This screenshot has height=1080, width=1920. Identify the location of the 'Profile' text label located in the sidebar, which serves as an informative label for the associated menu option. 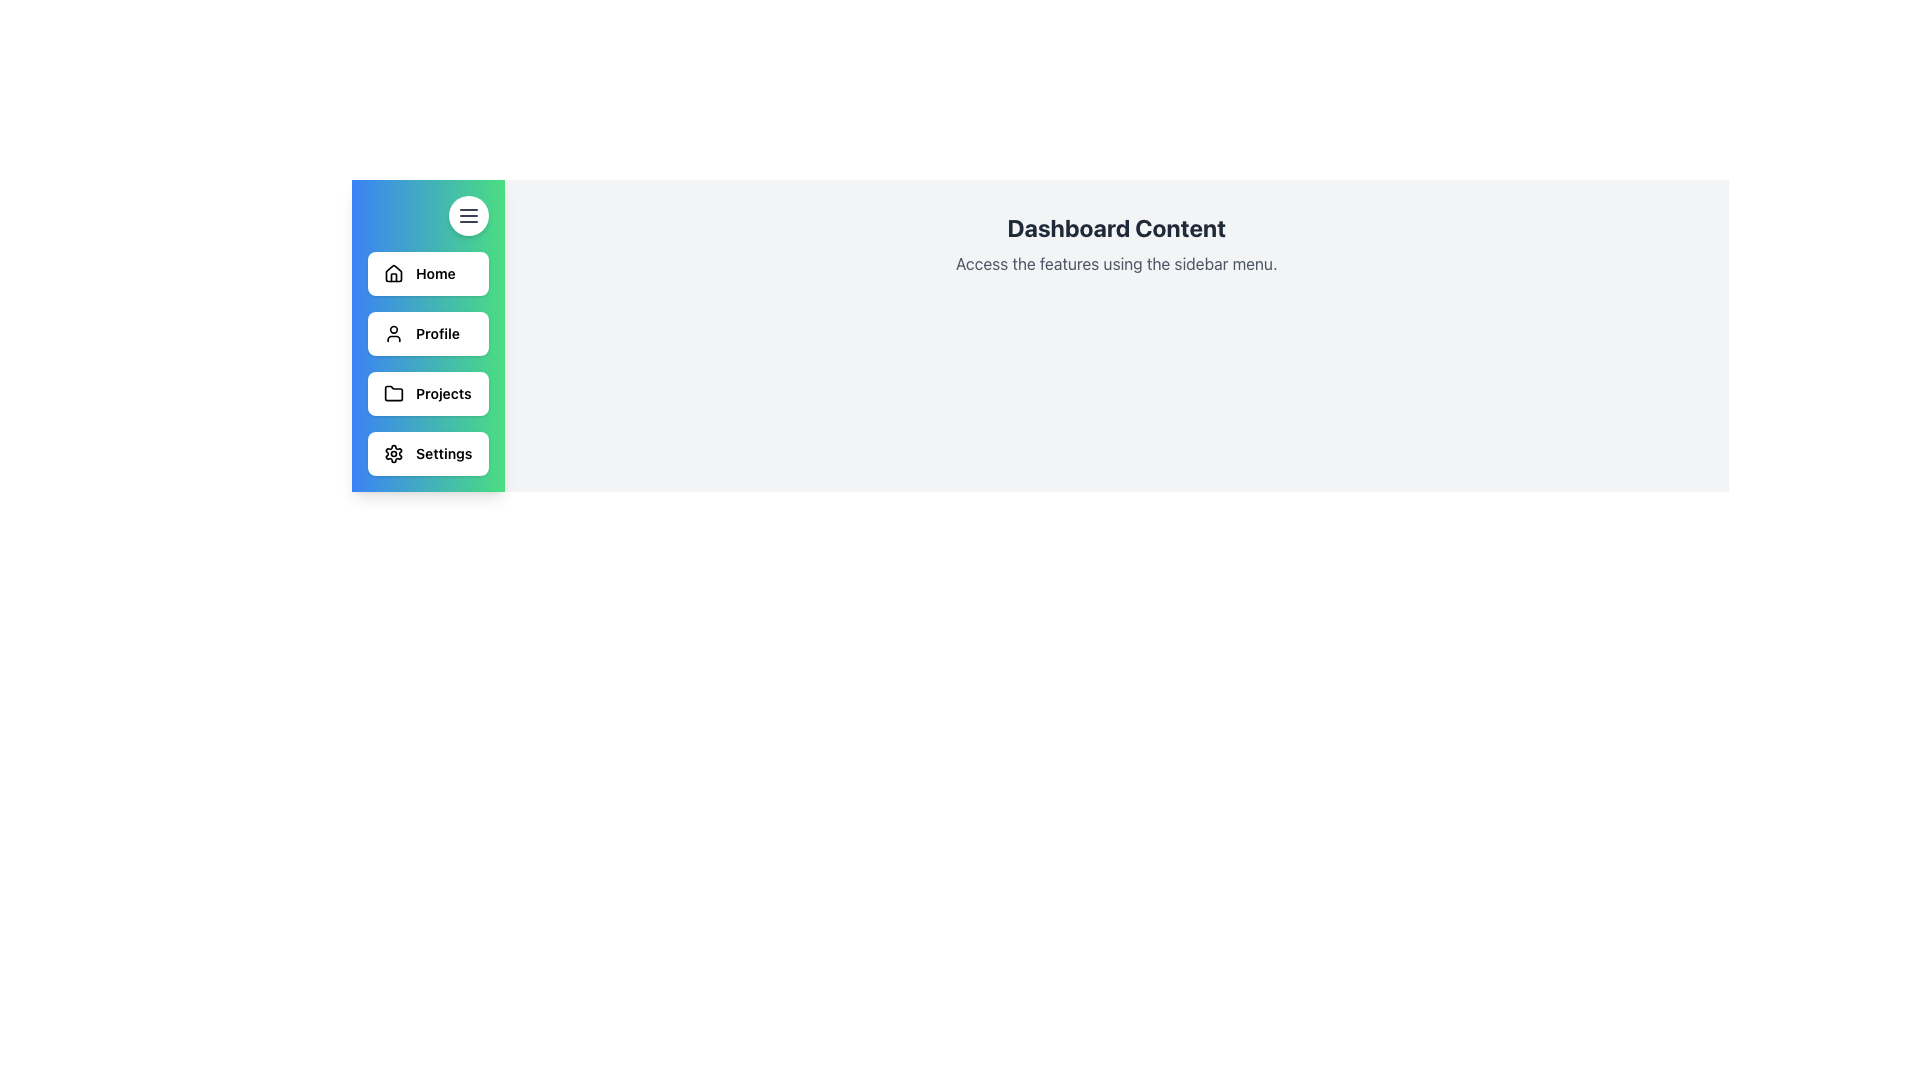
(436, 333).